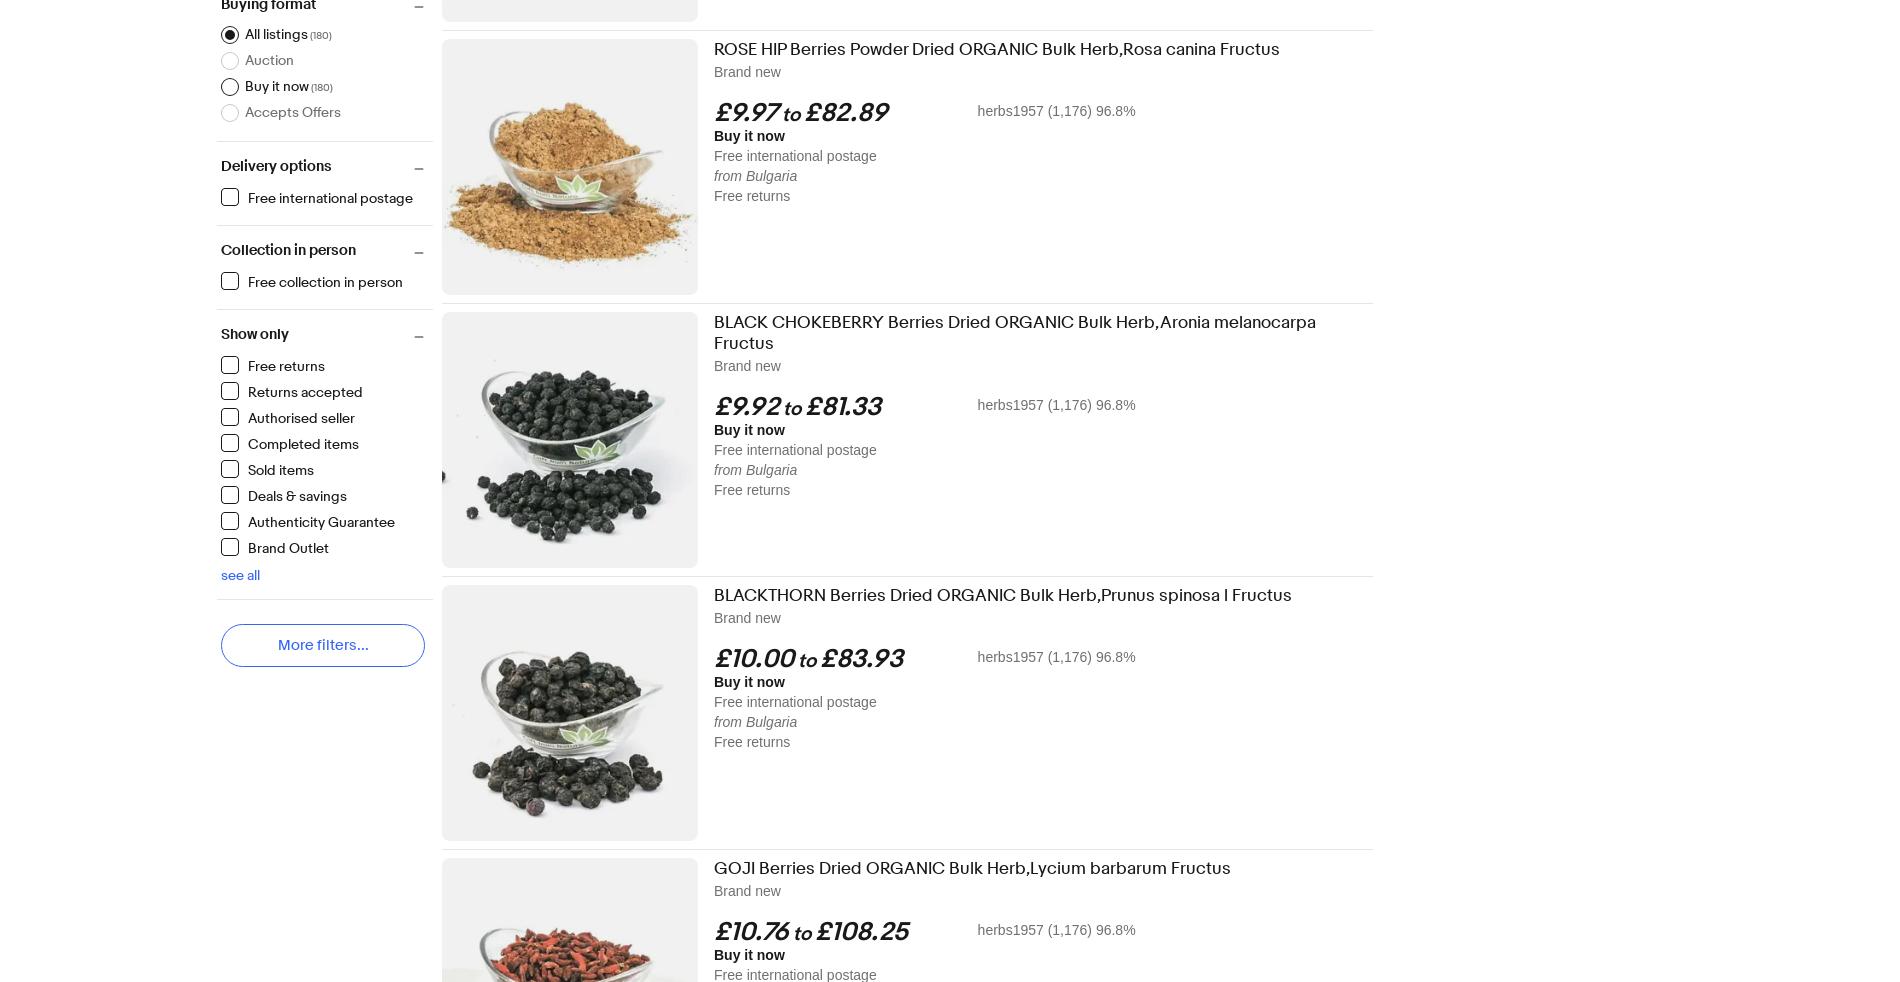  What do you see at coordinates (253, 334) in the screenshot?
I see `'Show only'` at bounding box center [253, 334].